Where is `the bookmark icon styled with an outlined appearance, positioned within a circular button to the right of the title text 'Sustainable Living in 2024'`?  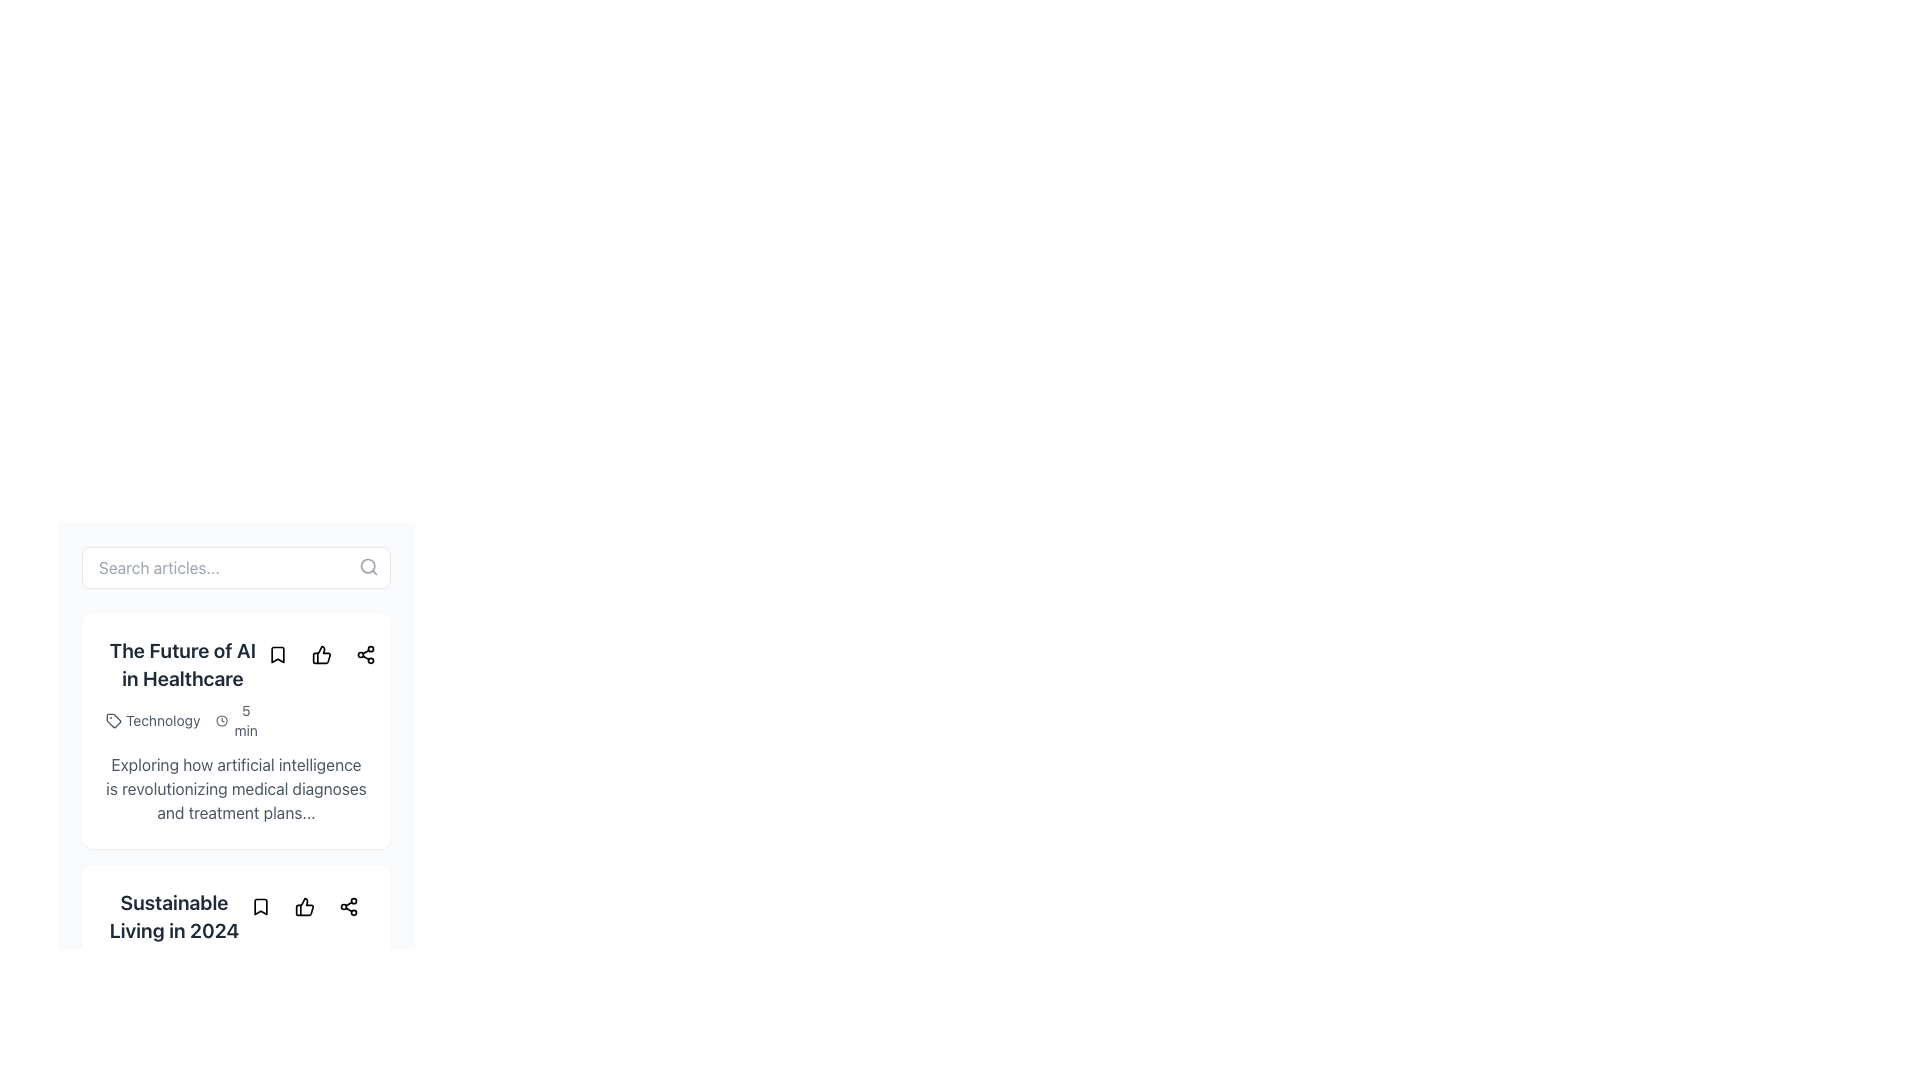 the bookmark icon styled with an outlined appearance, positioned within a circular button to the right of the title text 'Sustainable Living in 2024' is located at coordinates (259, 906).